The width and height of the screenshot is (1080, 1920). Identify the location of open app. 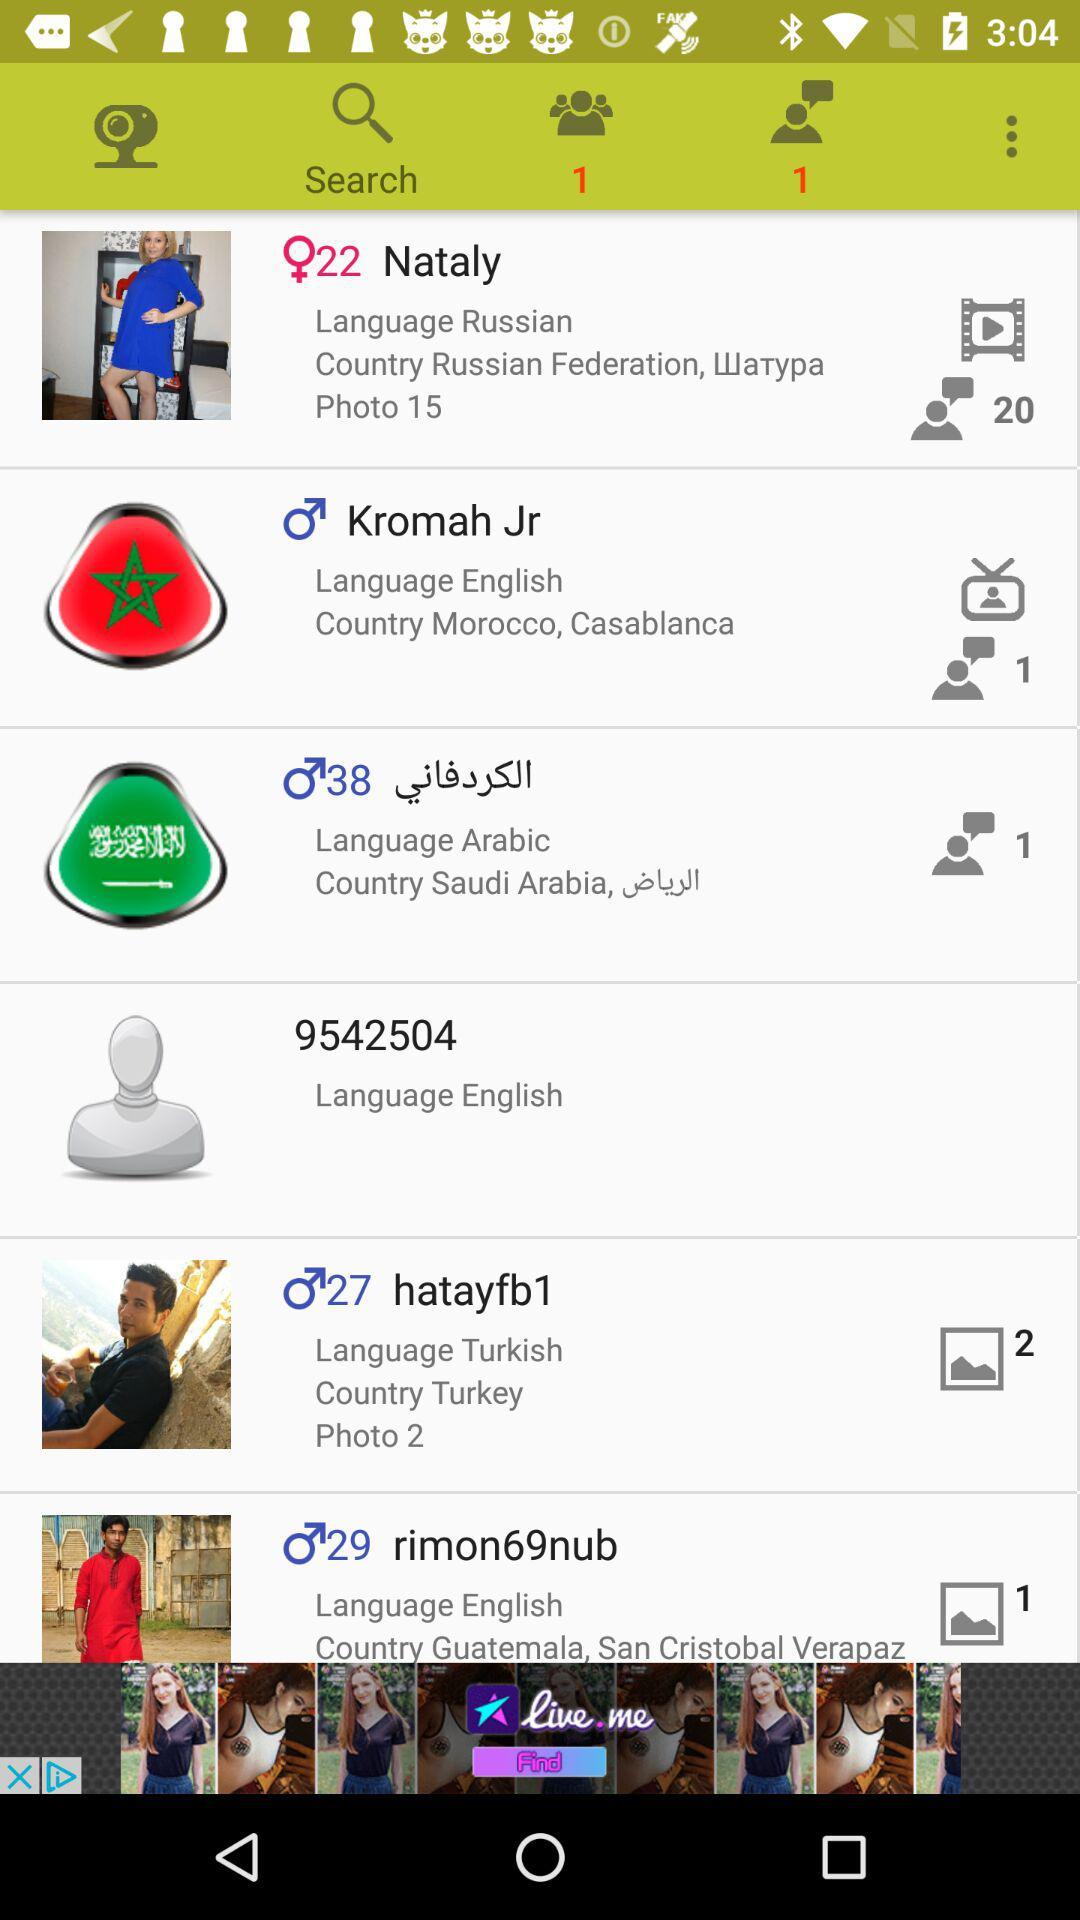
(135, 1587).